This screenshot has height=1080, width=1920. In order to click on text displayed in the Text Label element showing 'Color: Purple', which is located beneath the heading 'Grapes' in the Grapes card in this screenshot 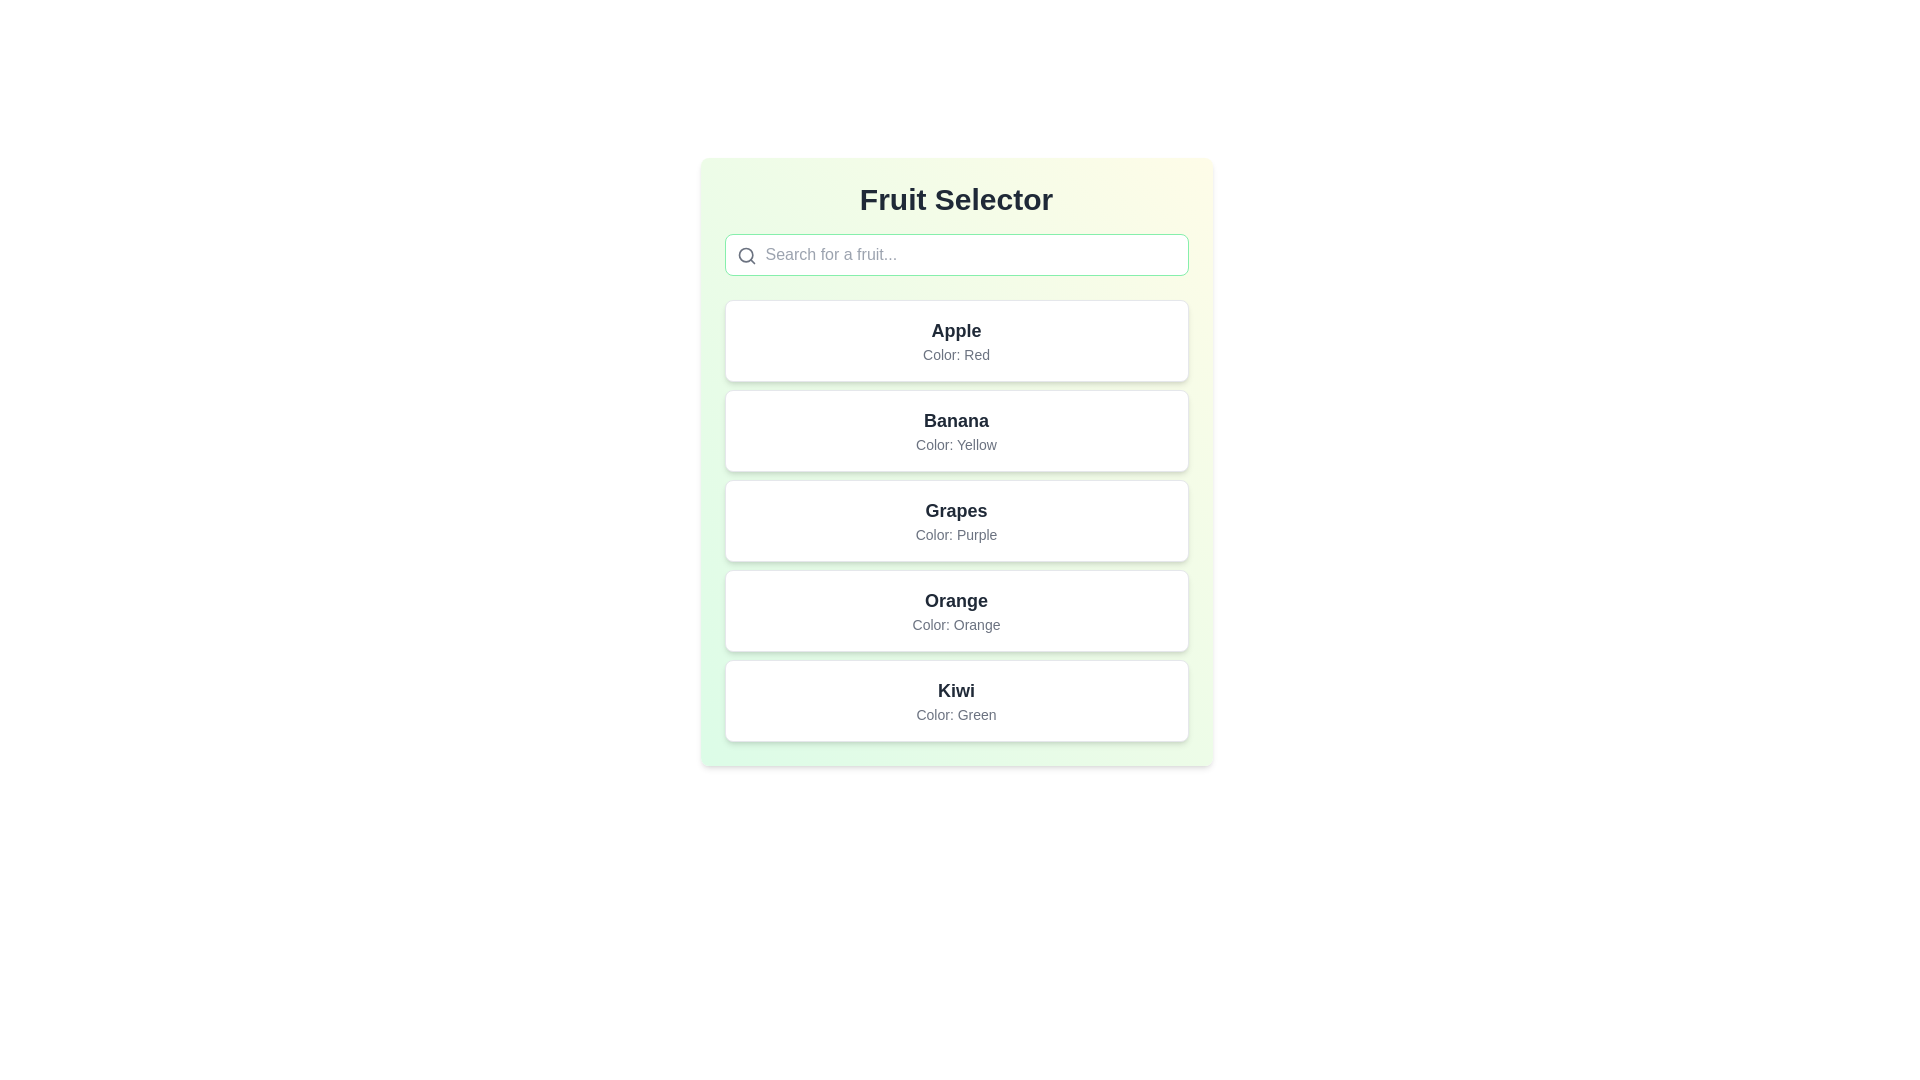, I will do `click(955, 534)`.